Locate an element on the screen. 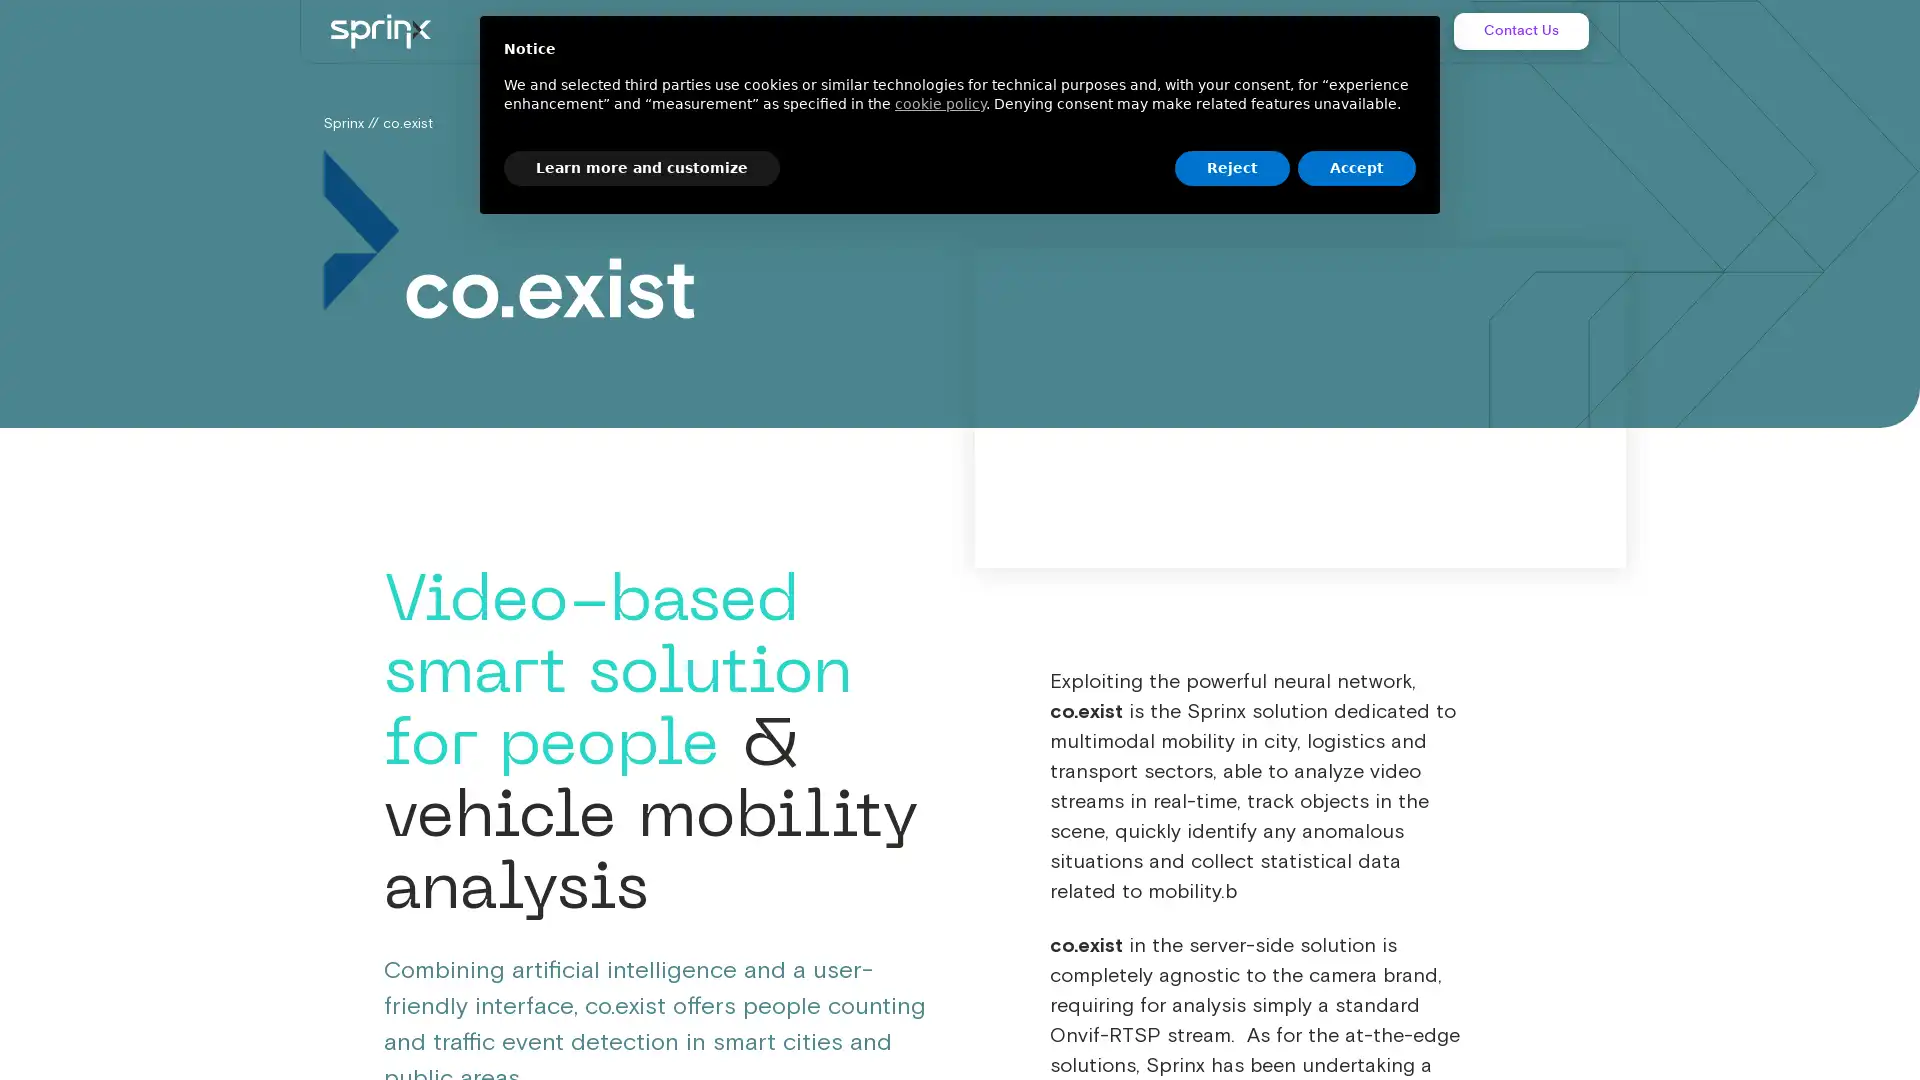 The height and width of the screenshot is (1080, 1920). Reject is located at coordinates (1231, 167).